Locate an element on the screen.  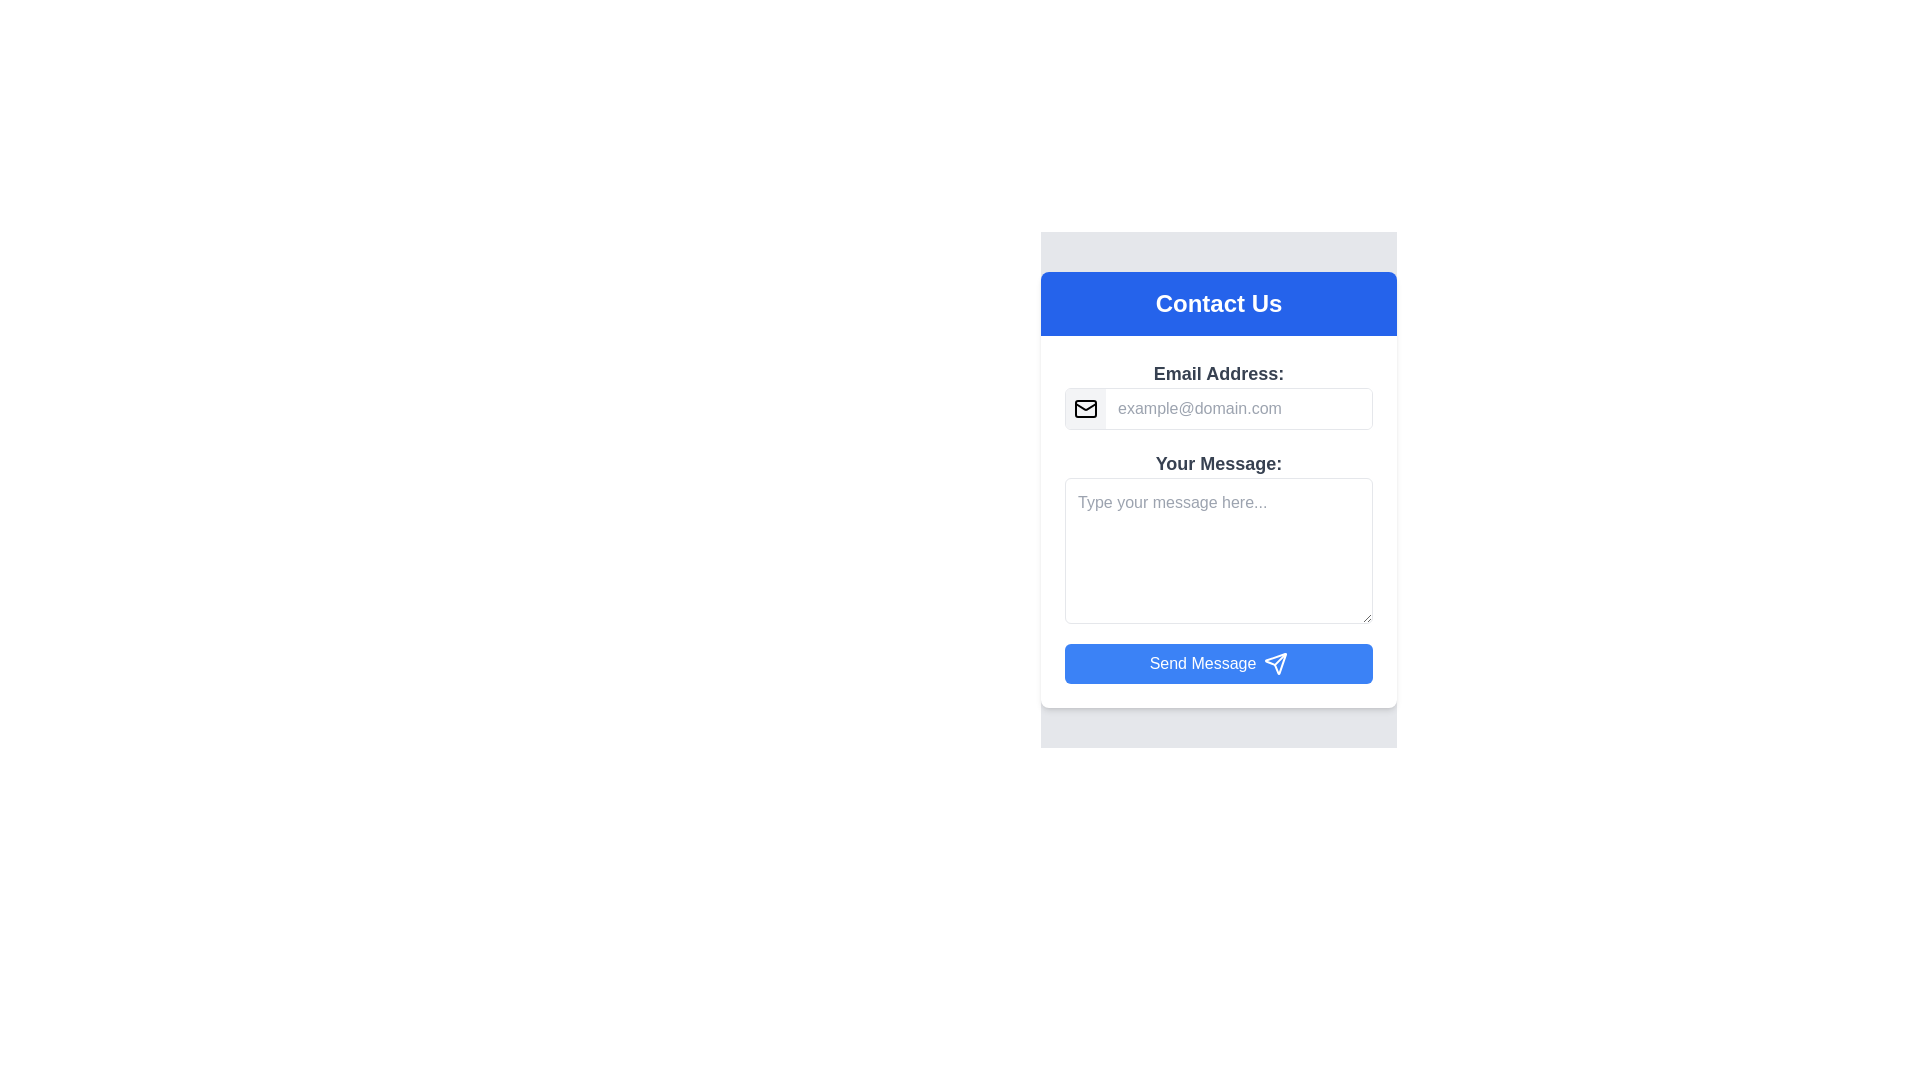
the rectangular envelope icon in the 'Contact Us' section, located to the left of the email input field placeholder text is located at coordinates (1084, 407).